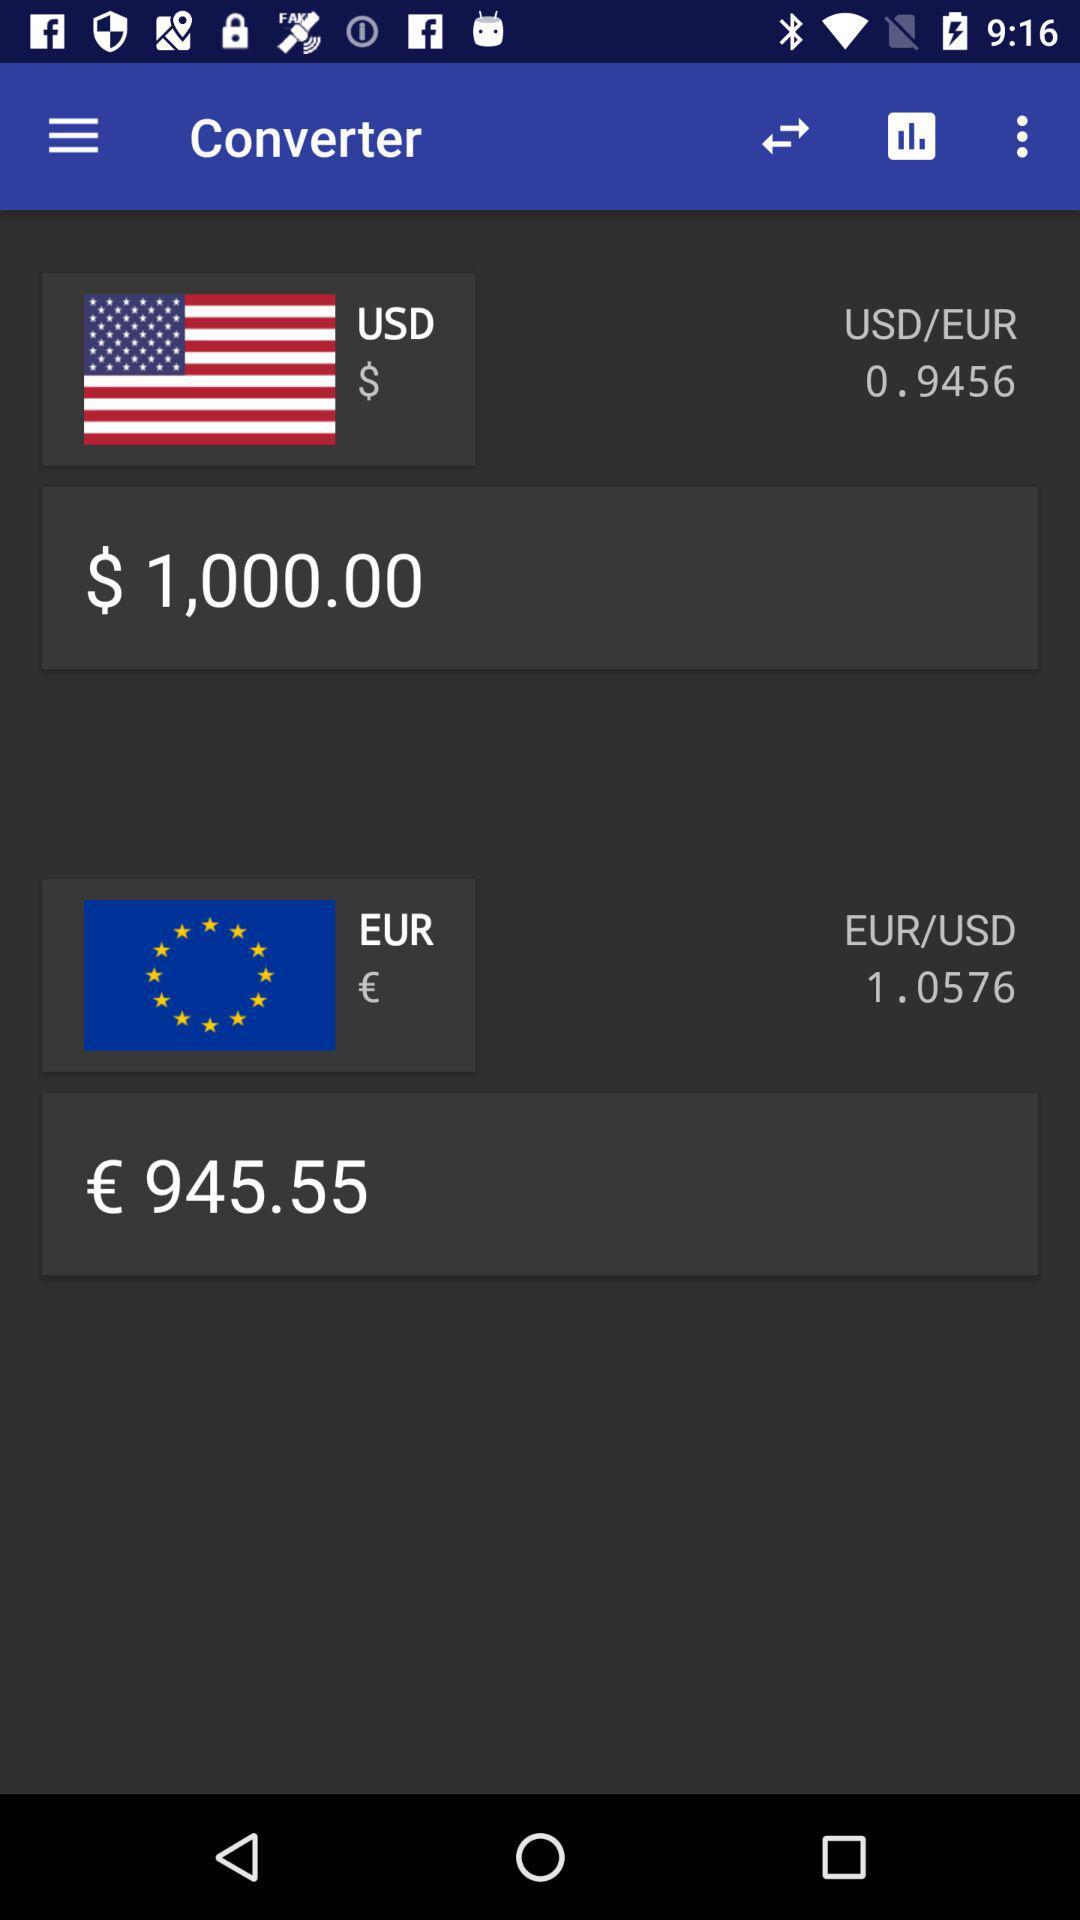  I want to click on the 2nd image on the web page, so click(209, 975).